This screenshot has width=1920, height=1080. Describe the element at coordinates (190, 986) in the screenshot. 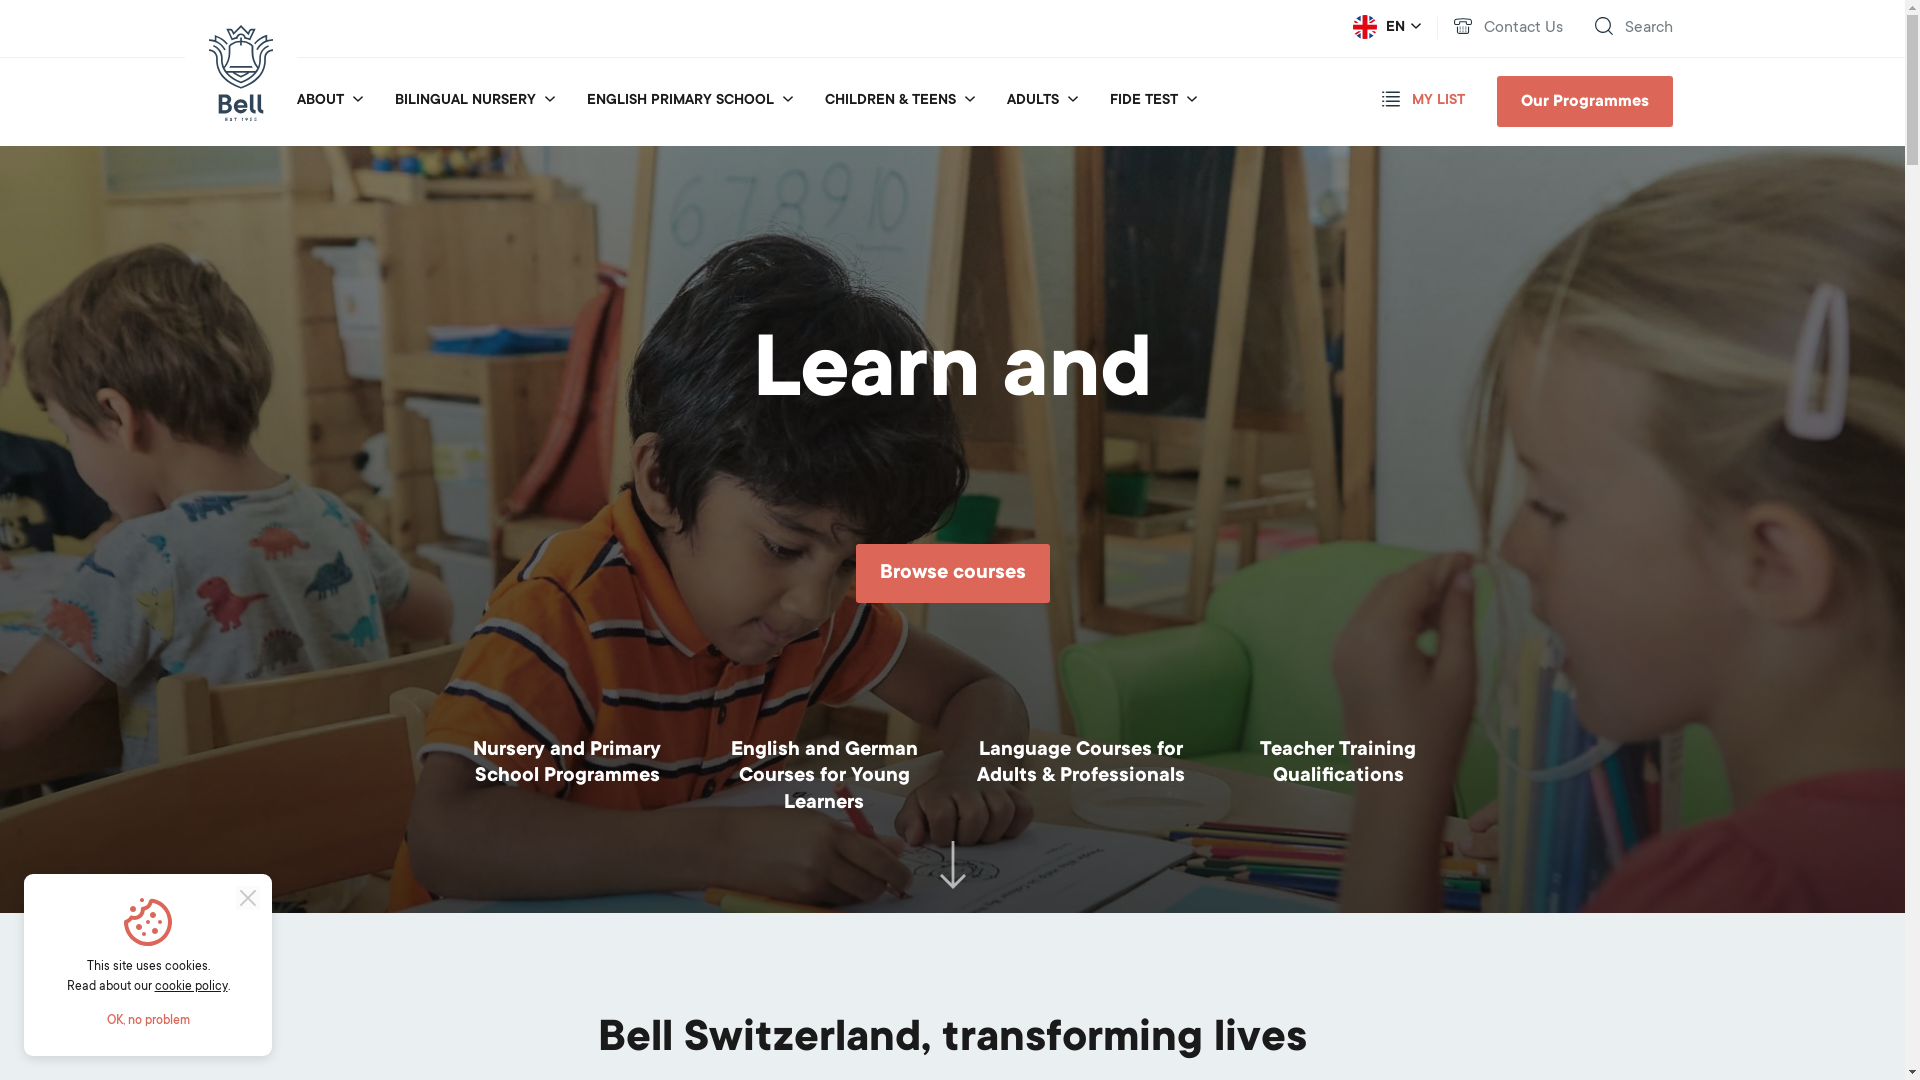

I see `'cookie policy'` at that location.